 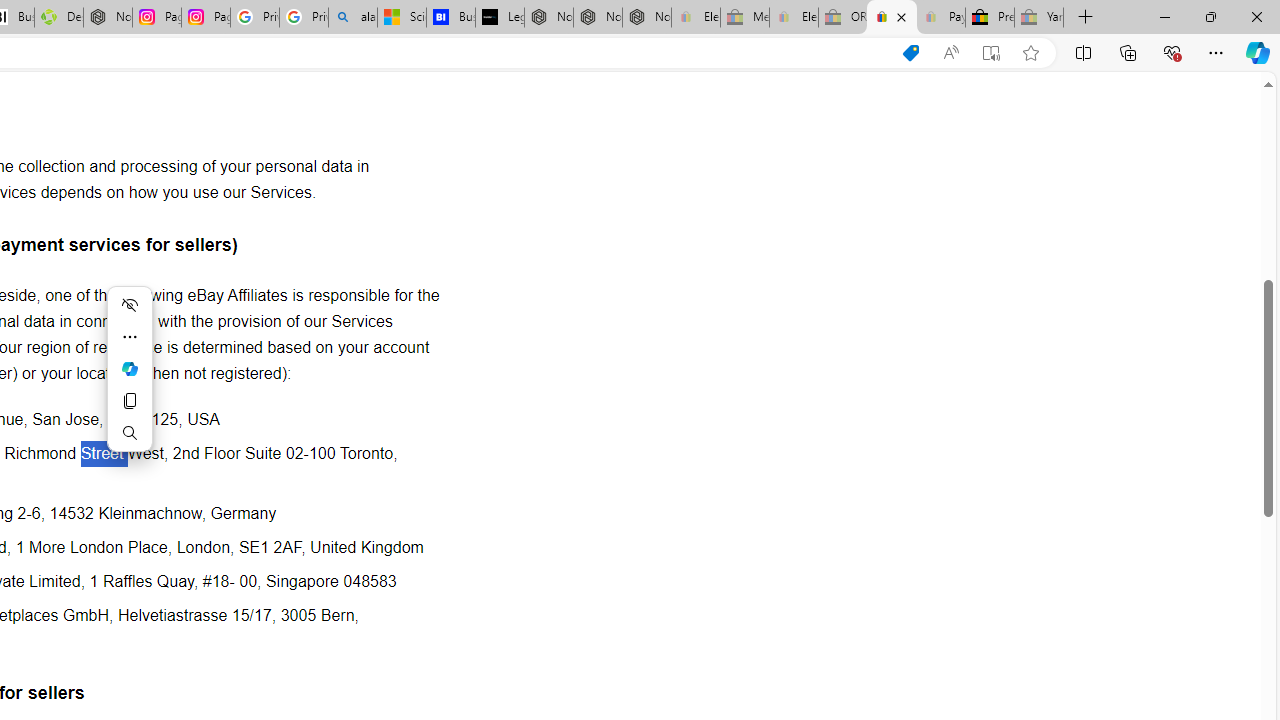 What do you see at coordinates (128, 335) in the screenshot?
I see `'More actions'` at bounding box center [128, 335].